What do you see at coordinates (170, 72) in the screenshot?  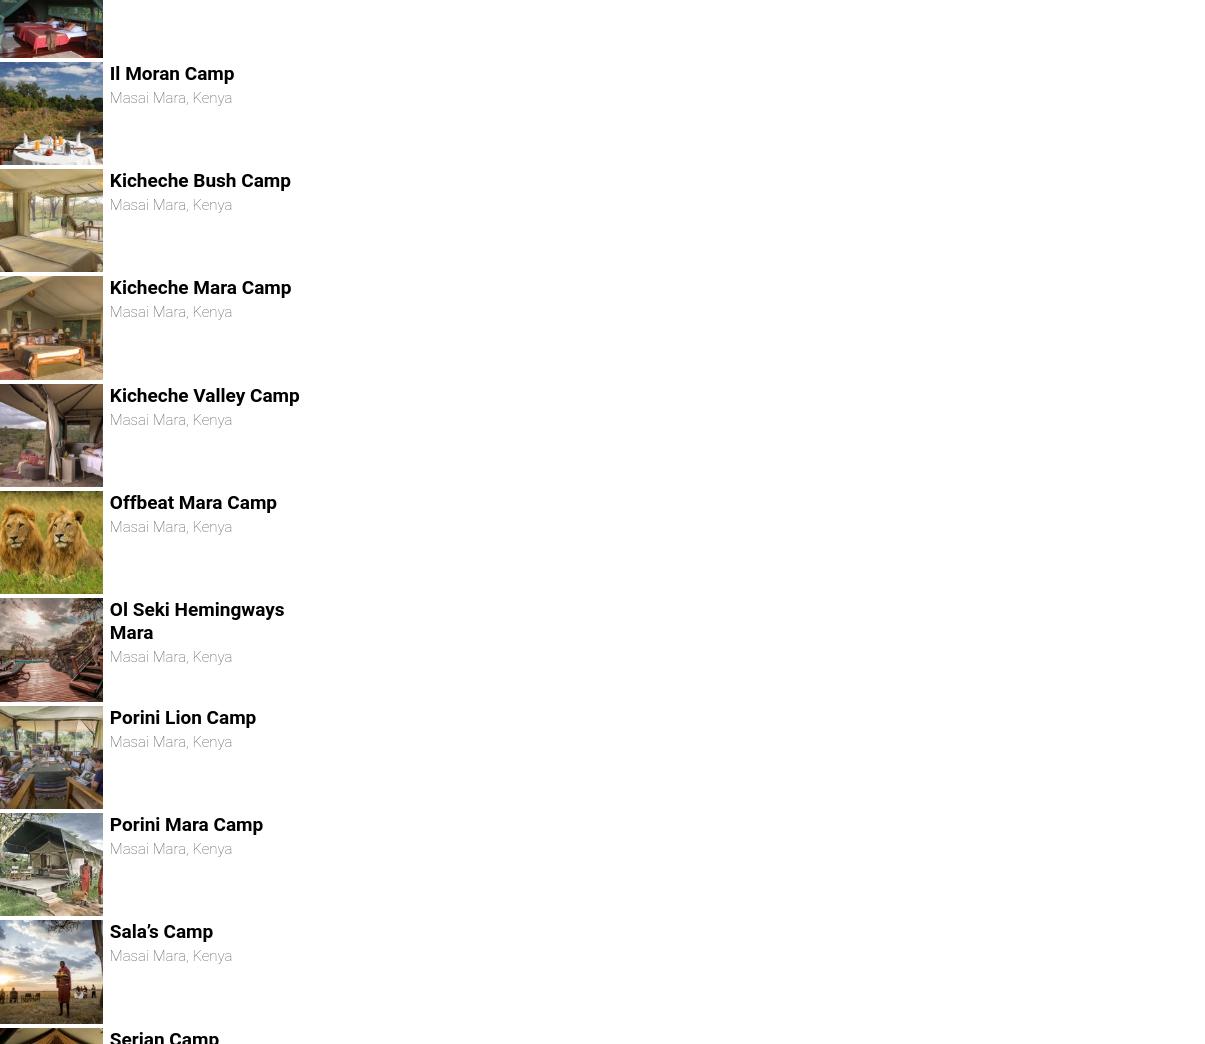 I see `'Il Moran Camp'` at bounding box center [170, 72].